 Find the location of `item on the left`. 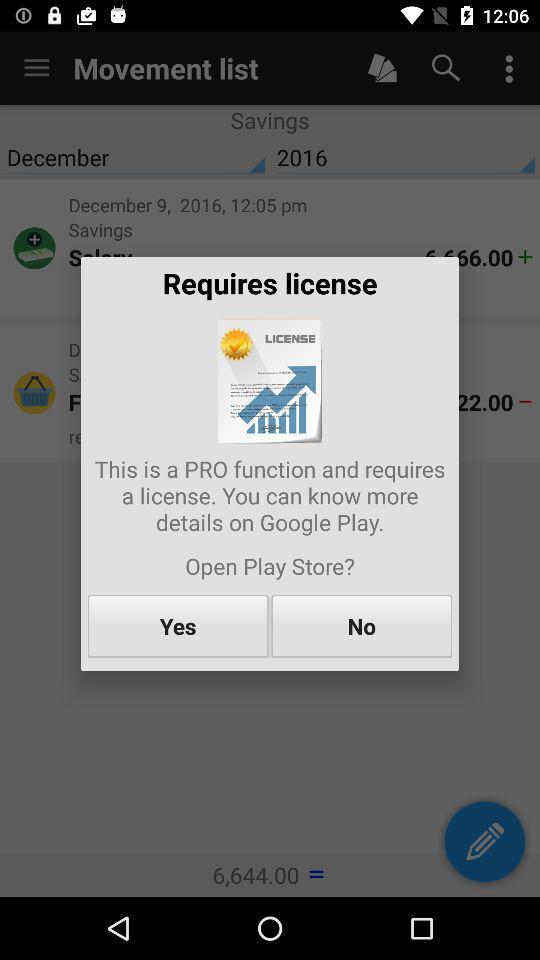

item on the left is located at coordinates (178, 625).